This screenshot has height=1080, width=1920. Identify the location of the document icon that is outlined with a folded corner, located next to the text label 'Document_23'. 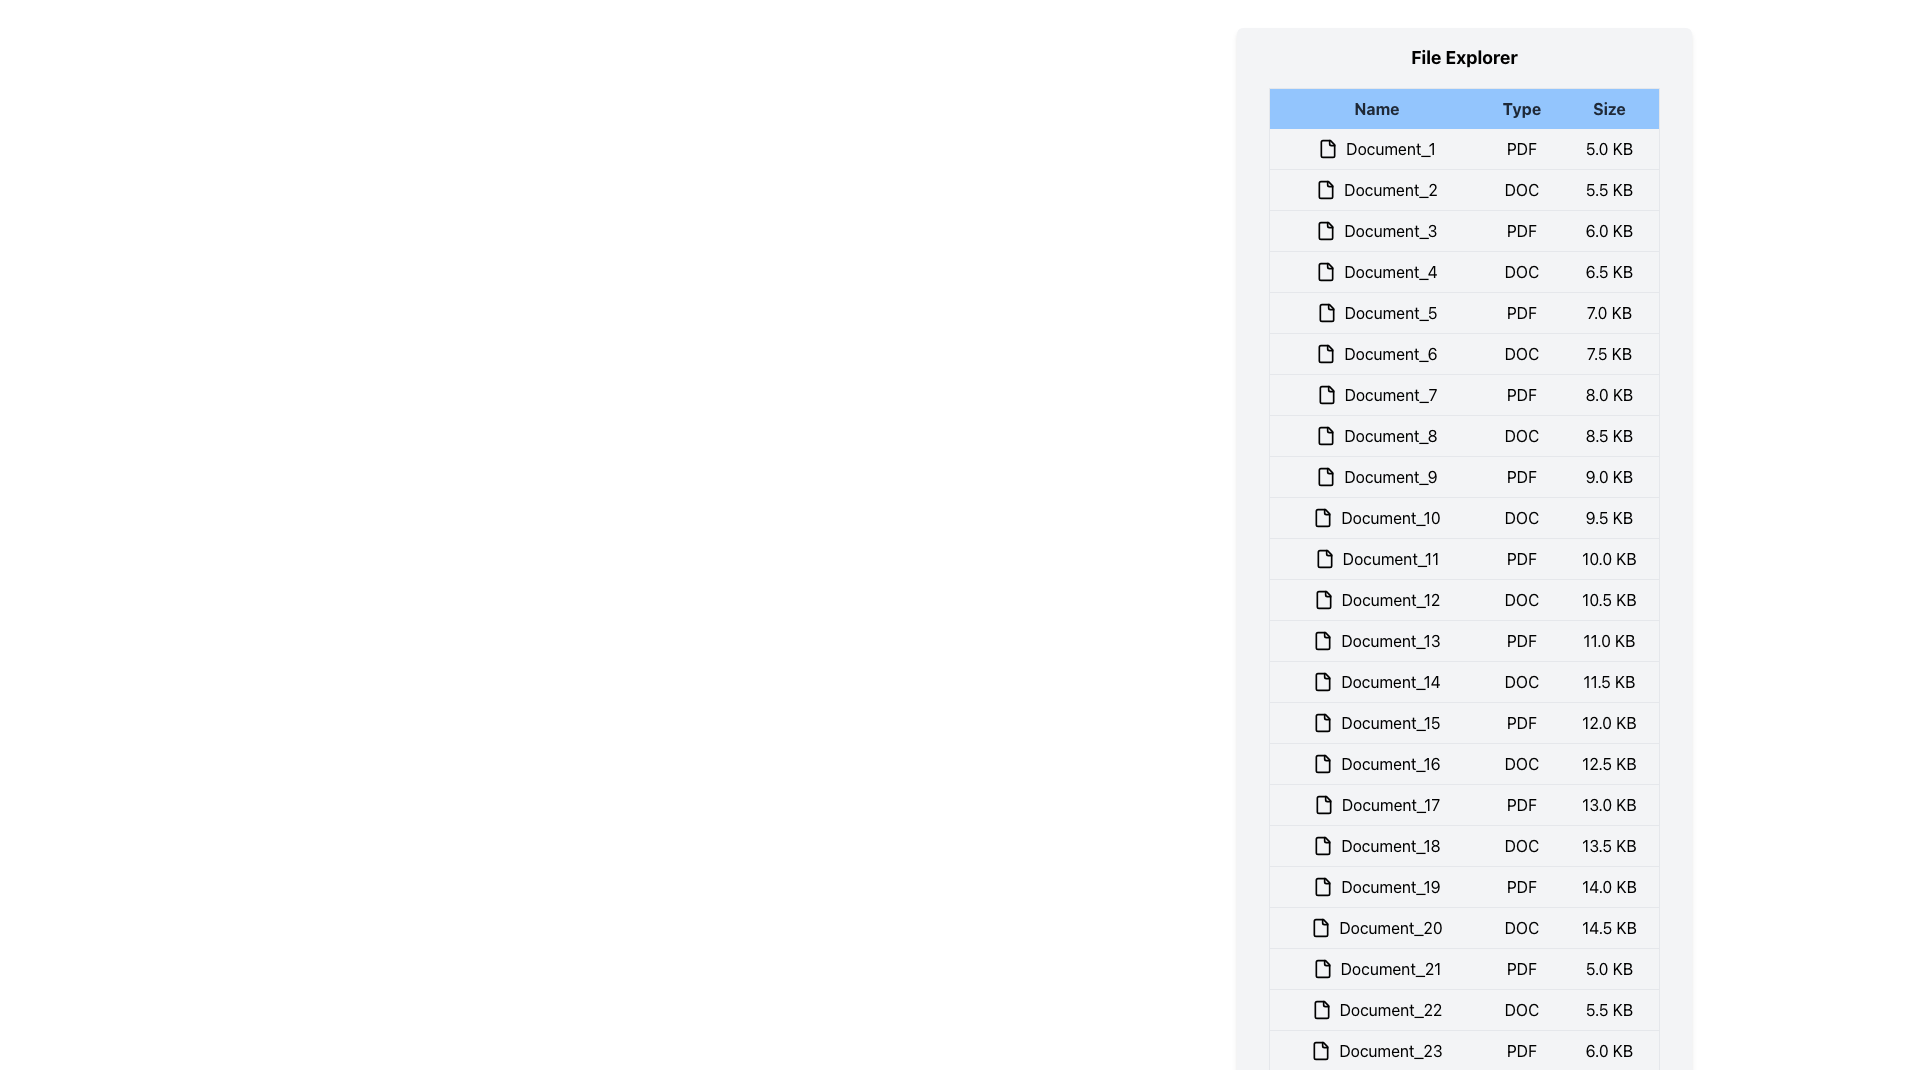
(1321, 1049).